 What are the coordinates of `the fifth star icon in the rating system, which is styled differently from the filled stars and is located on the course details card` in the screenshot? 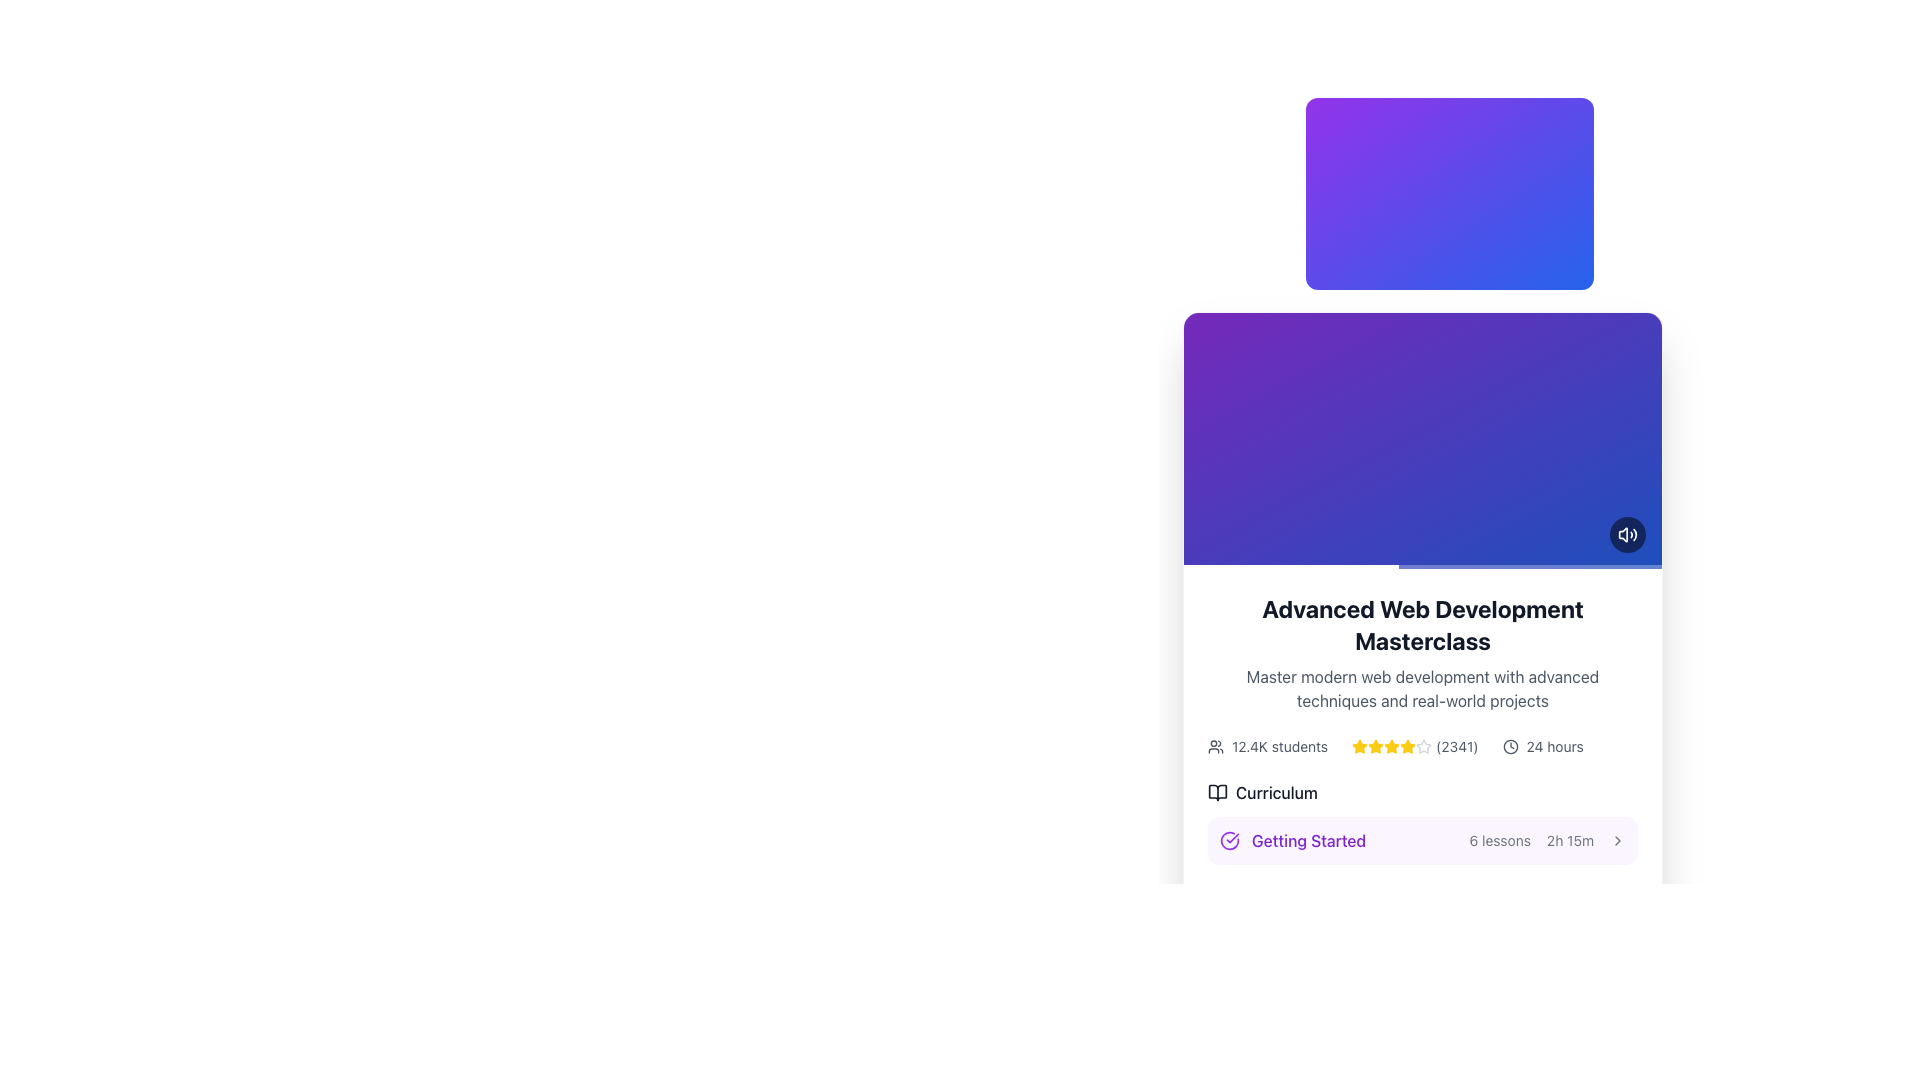 It's located at (1423, 747).